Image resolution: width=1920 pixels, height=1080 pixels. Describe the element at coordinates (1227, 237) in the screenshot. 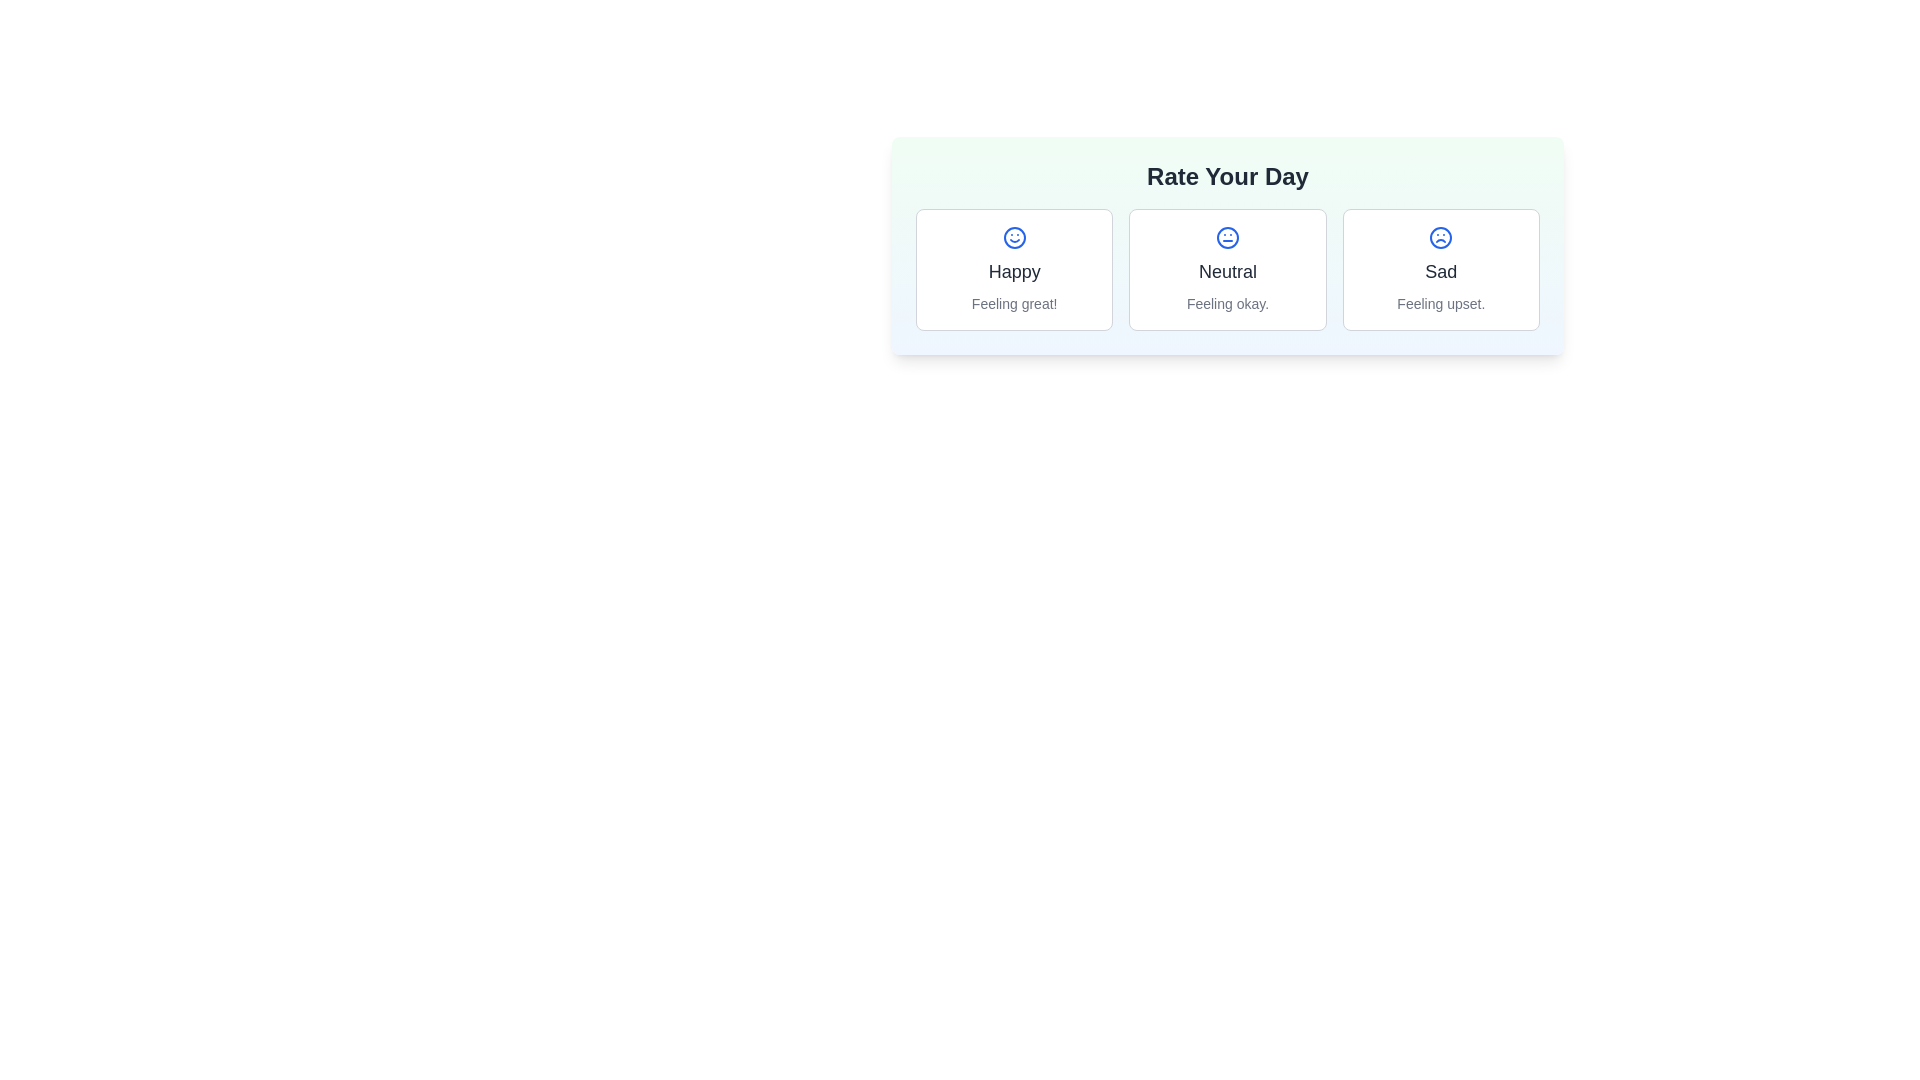

I see `the blue circular shape in the center of the neutral face icon within the 'Rate Your Day' interface` at that location.